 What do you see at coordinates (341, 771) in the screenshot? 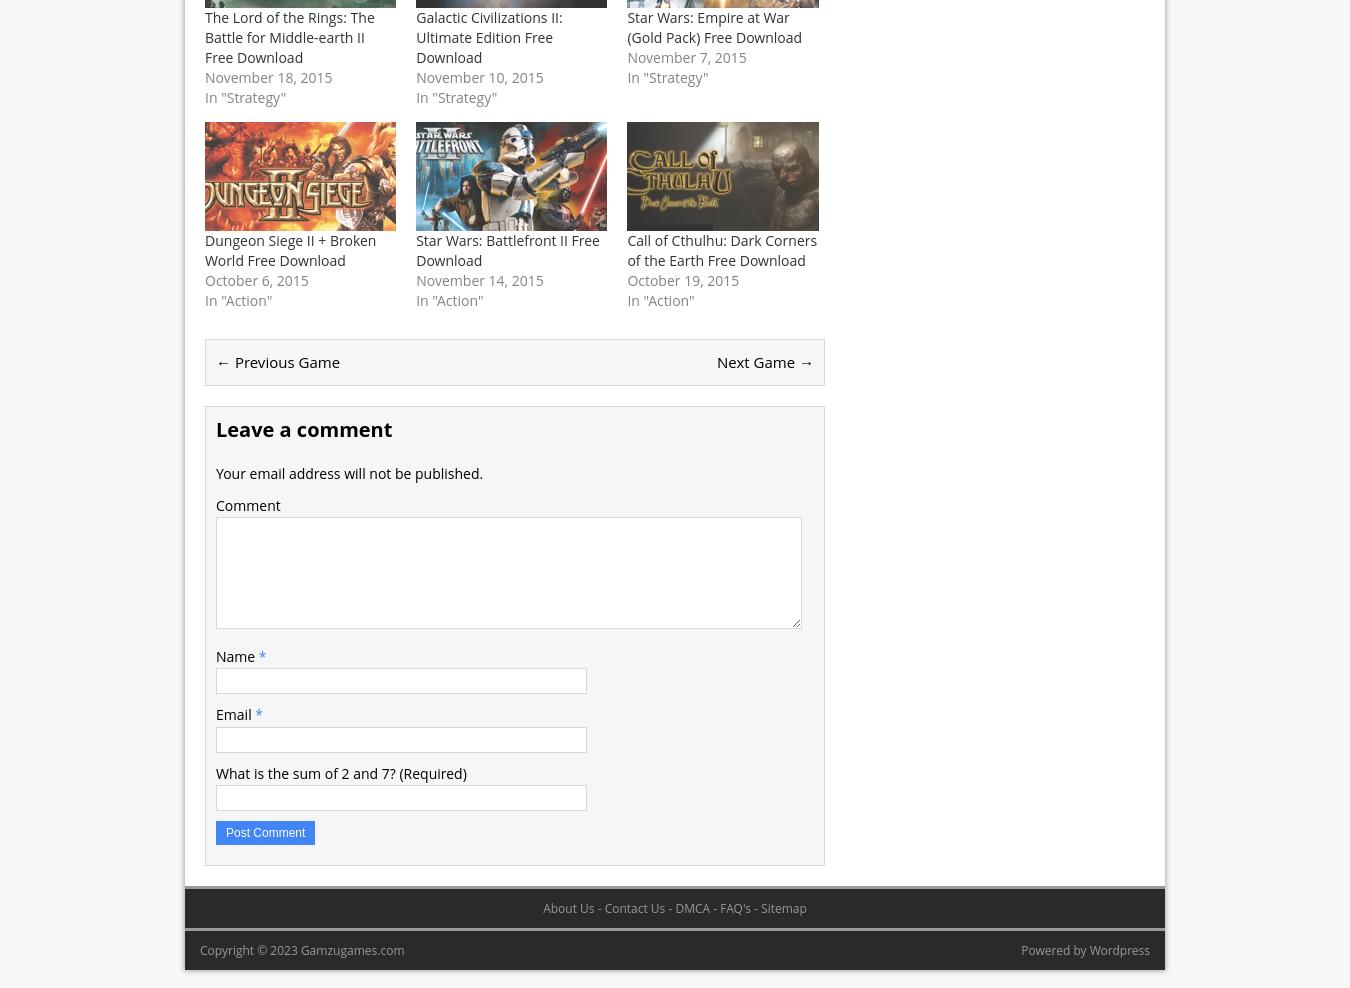
I see `'What is the sum of 2 and 7? (Required)'` at bounding box center [341, 771].